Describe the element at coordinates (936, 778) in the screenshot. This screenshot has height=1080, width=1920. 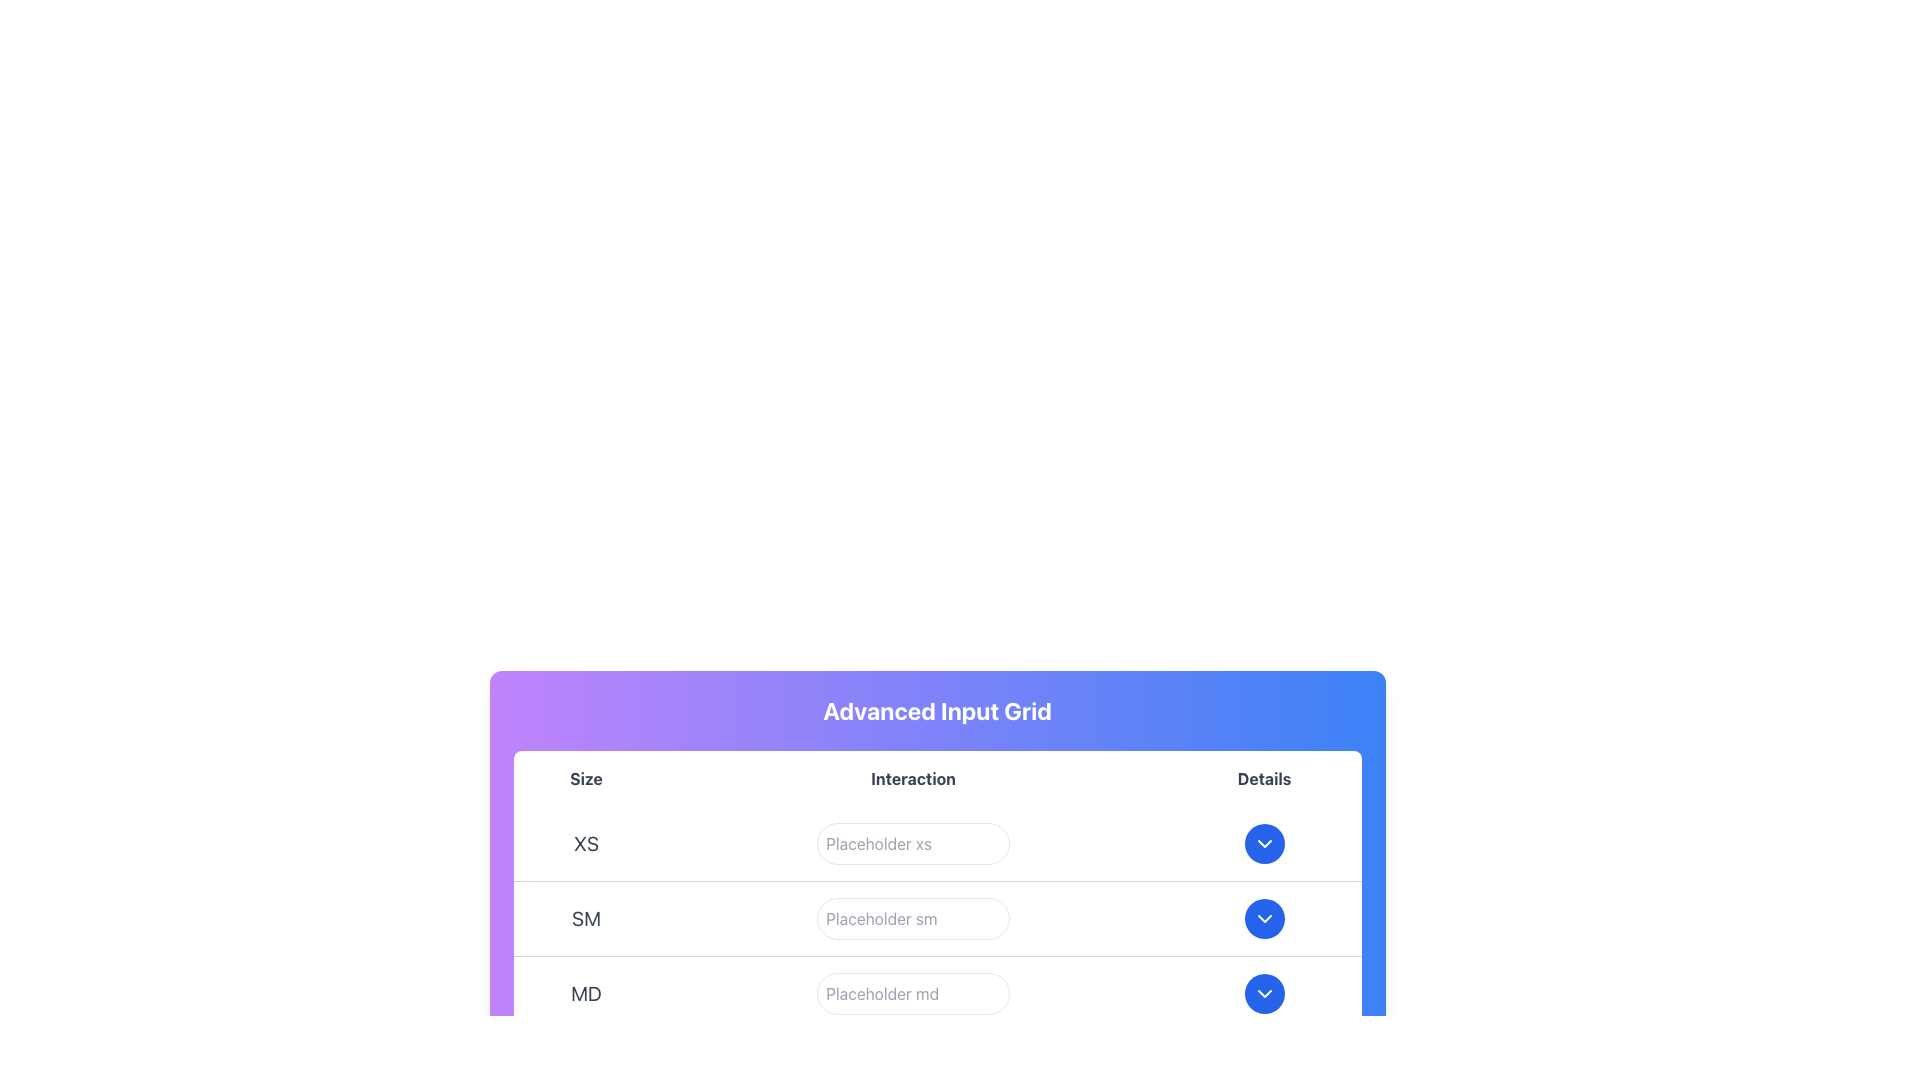
I see `the text label containing 'Interaction' which is positioned centrally between 'Size' and 'Details' in a row of three text elements` at that location.